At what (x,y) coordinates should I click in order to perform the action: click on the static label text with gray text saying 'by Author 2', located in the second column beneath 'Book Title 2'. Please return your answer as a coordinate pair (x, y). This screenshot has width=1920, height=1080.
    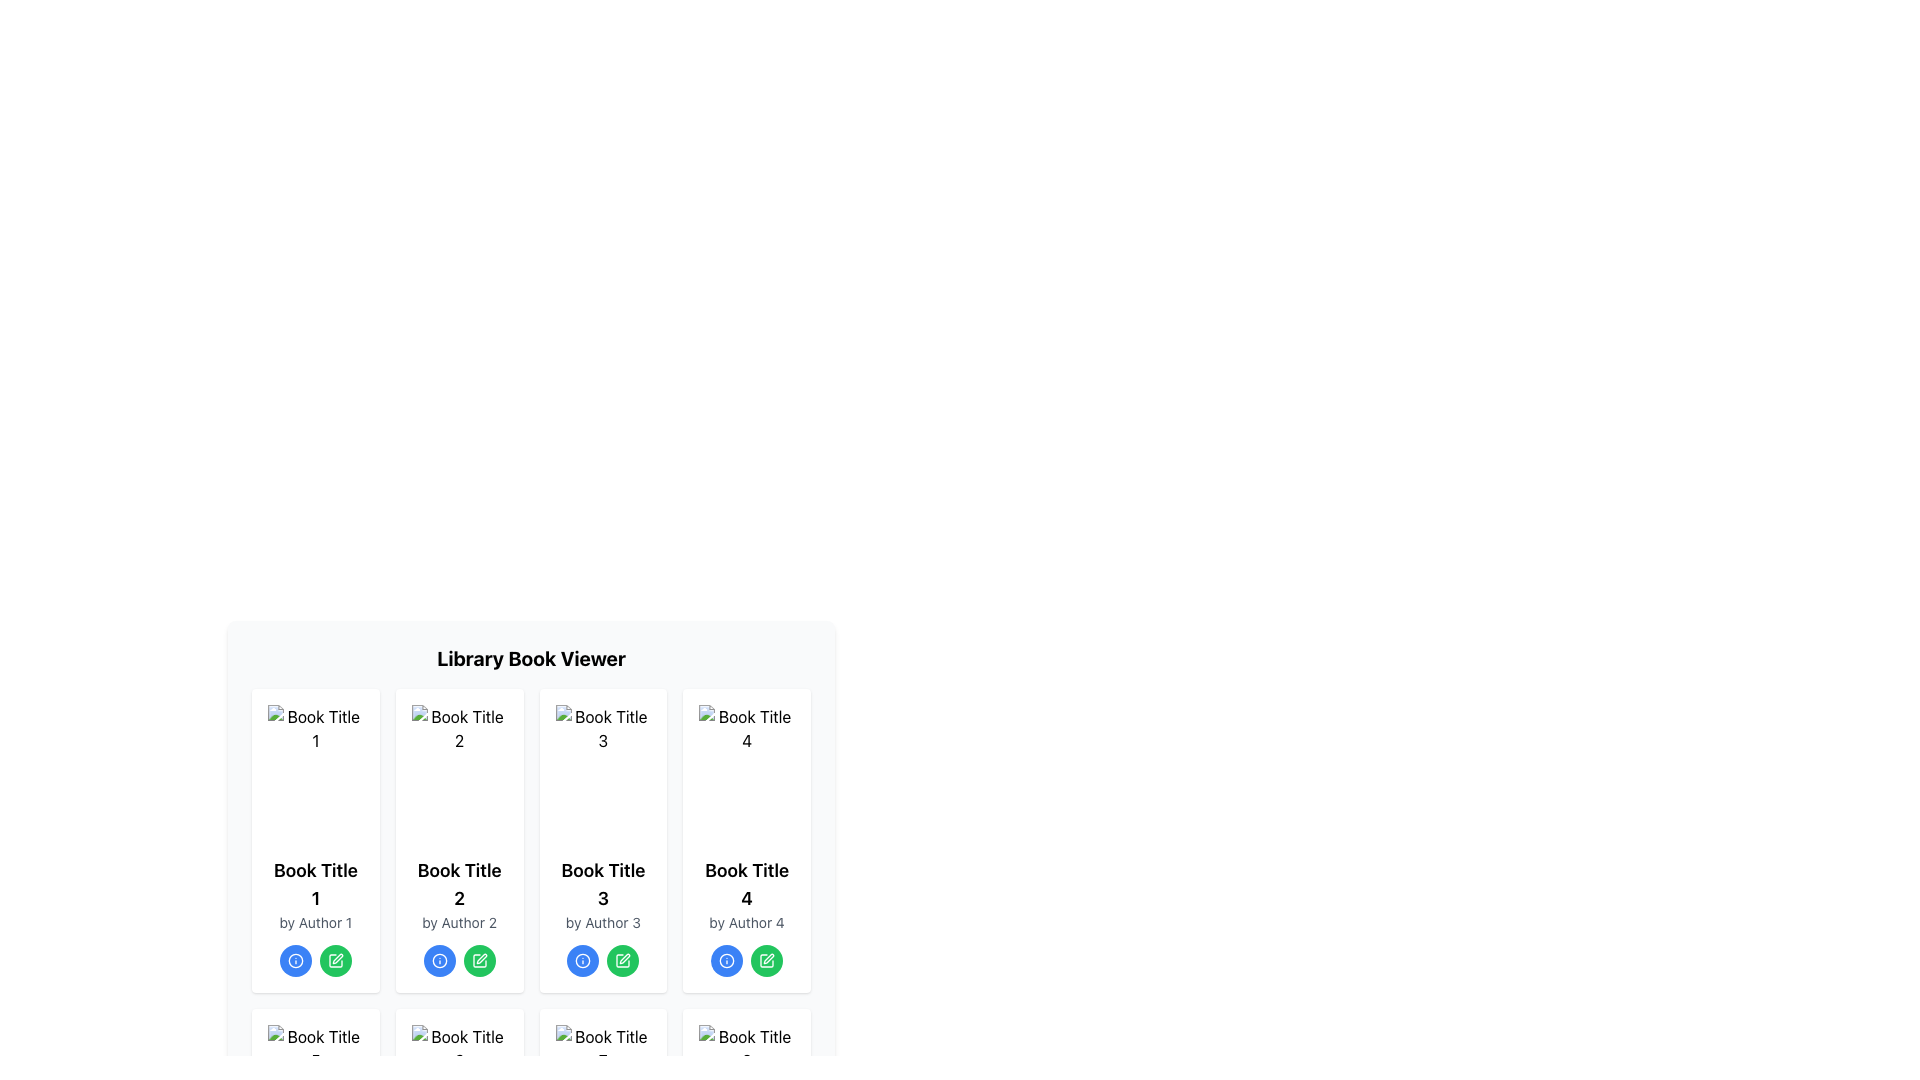
    Looking at the image, I should click on (458, 922).